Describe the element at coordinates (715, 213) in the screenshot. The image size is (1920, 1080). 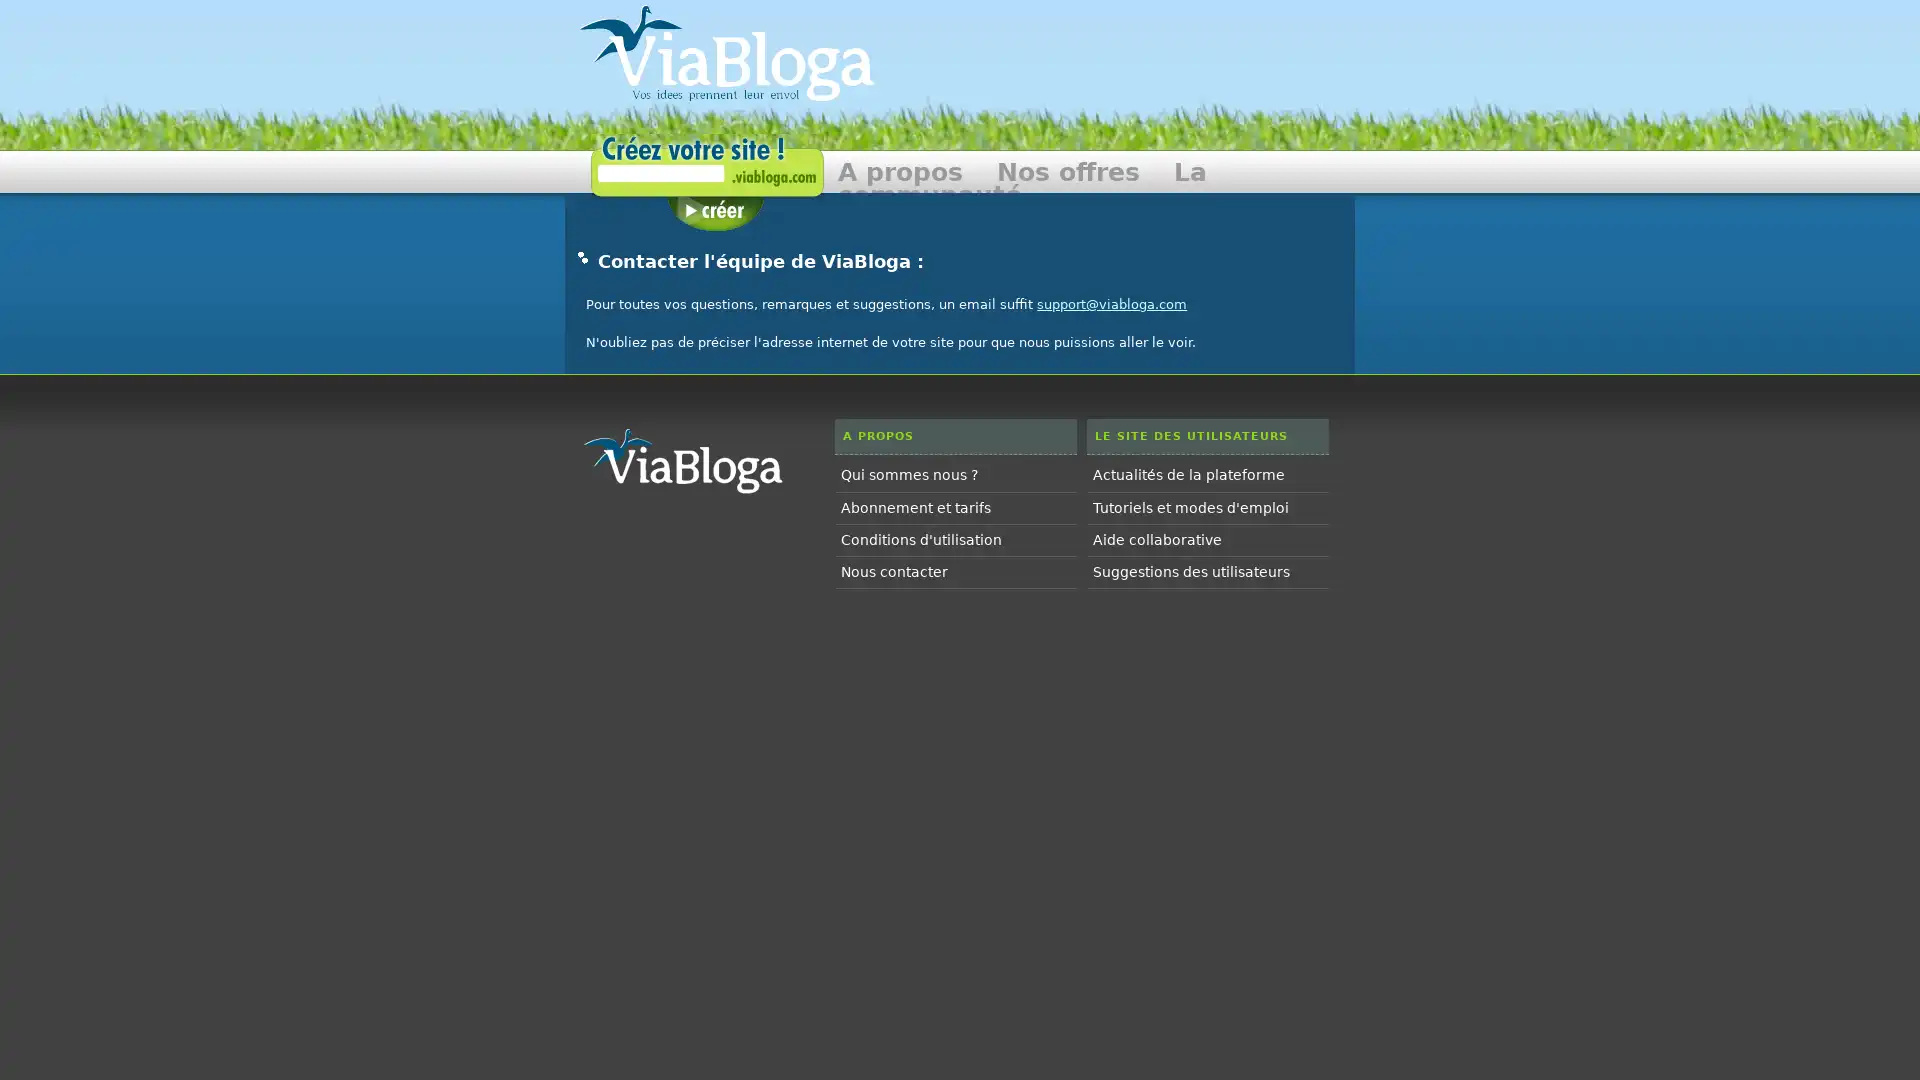
I see `Creer` at that location.